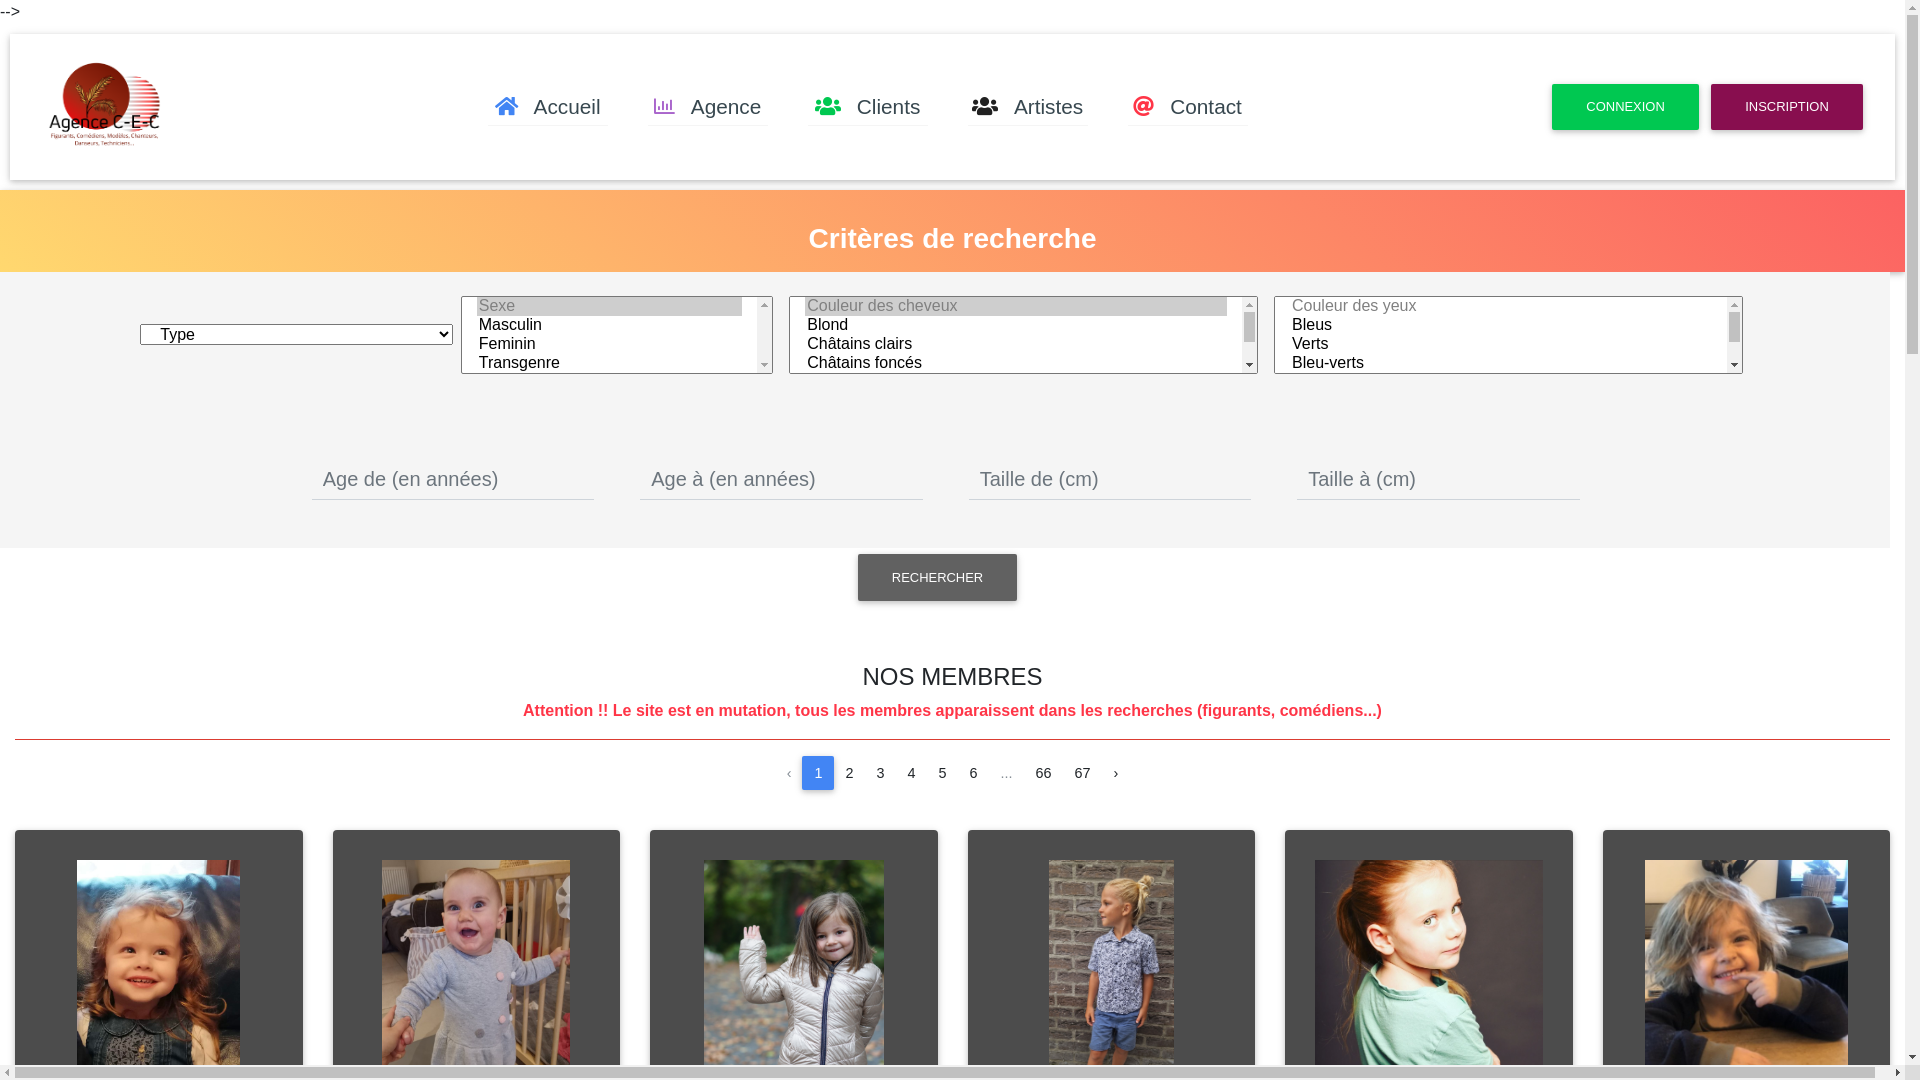 The image size is (1920, 1080). I want to click on 'Agence', so click(708, 107).